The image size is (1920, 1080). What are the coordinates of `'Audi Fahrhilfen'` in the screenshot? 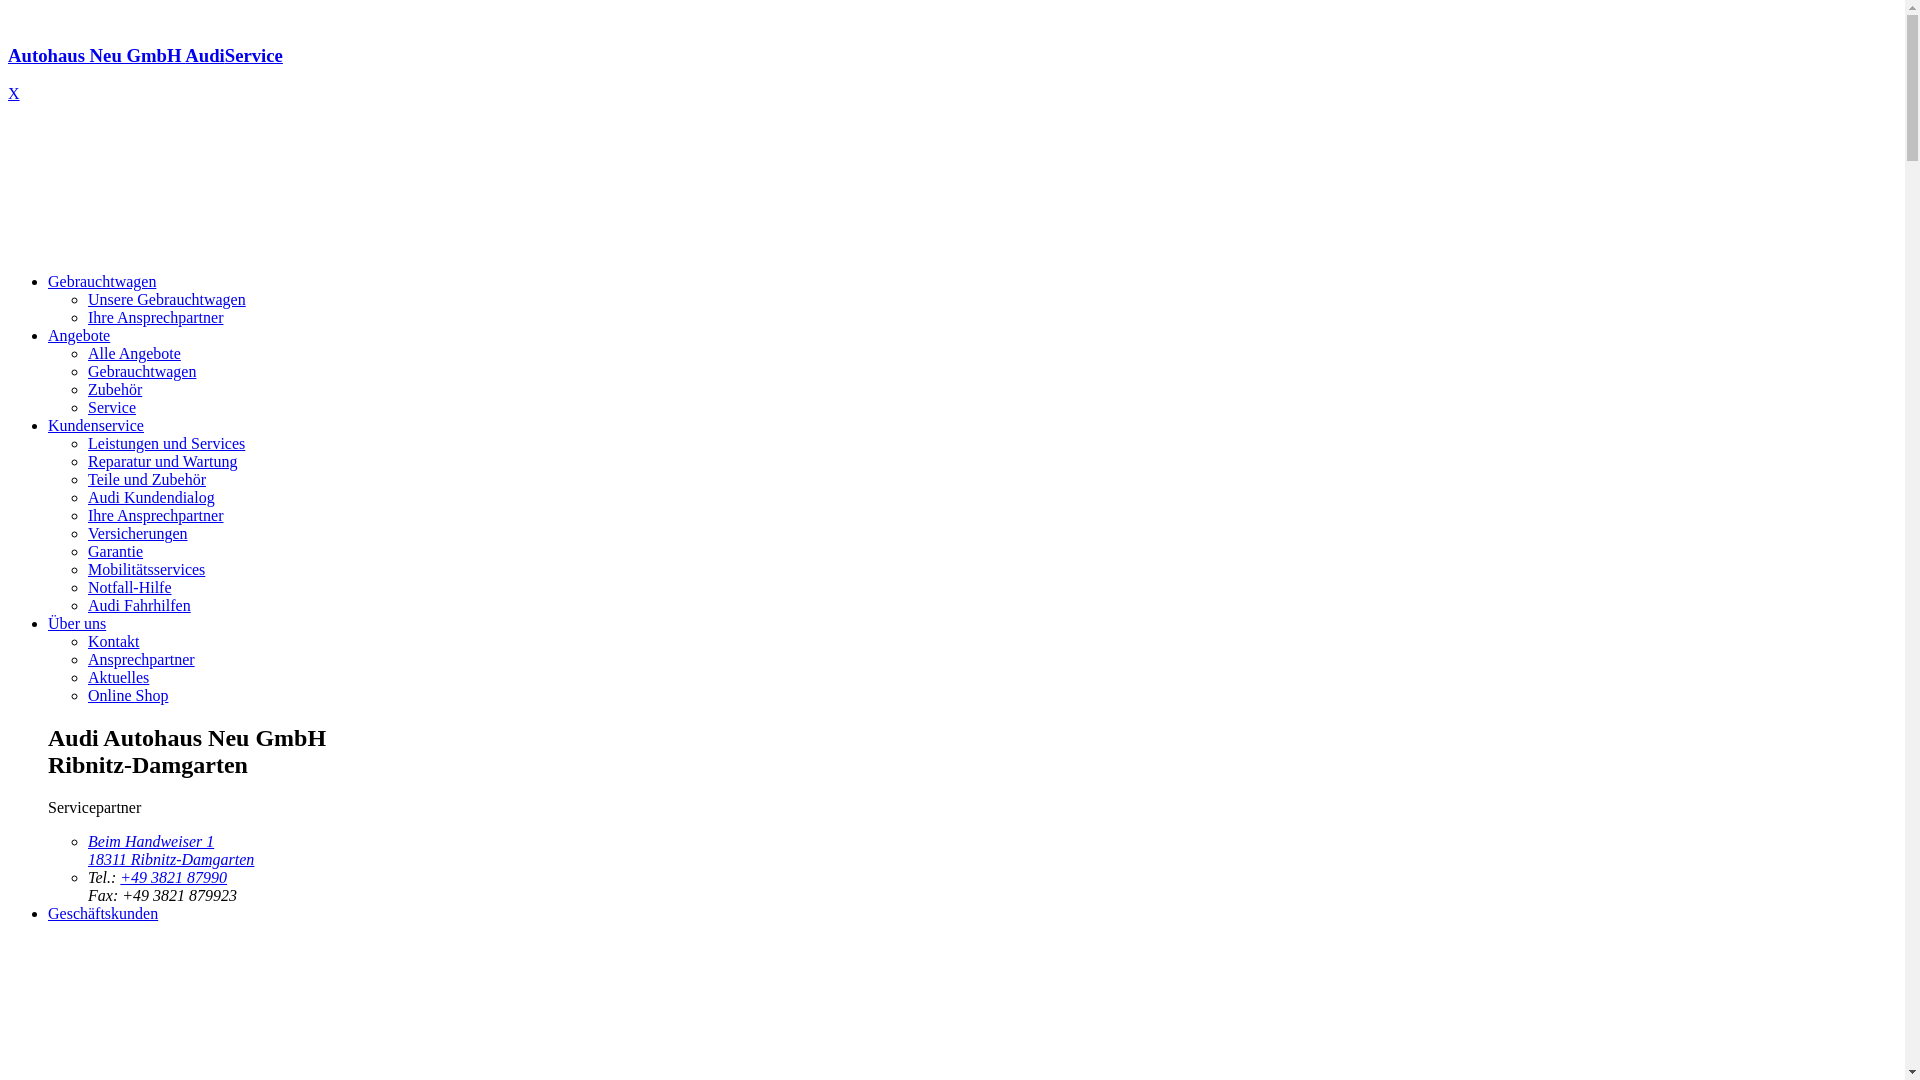 It's located at (138, 604).